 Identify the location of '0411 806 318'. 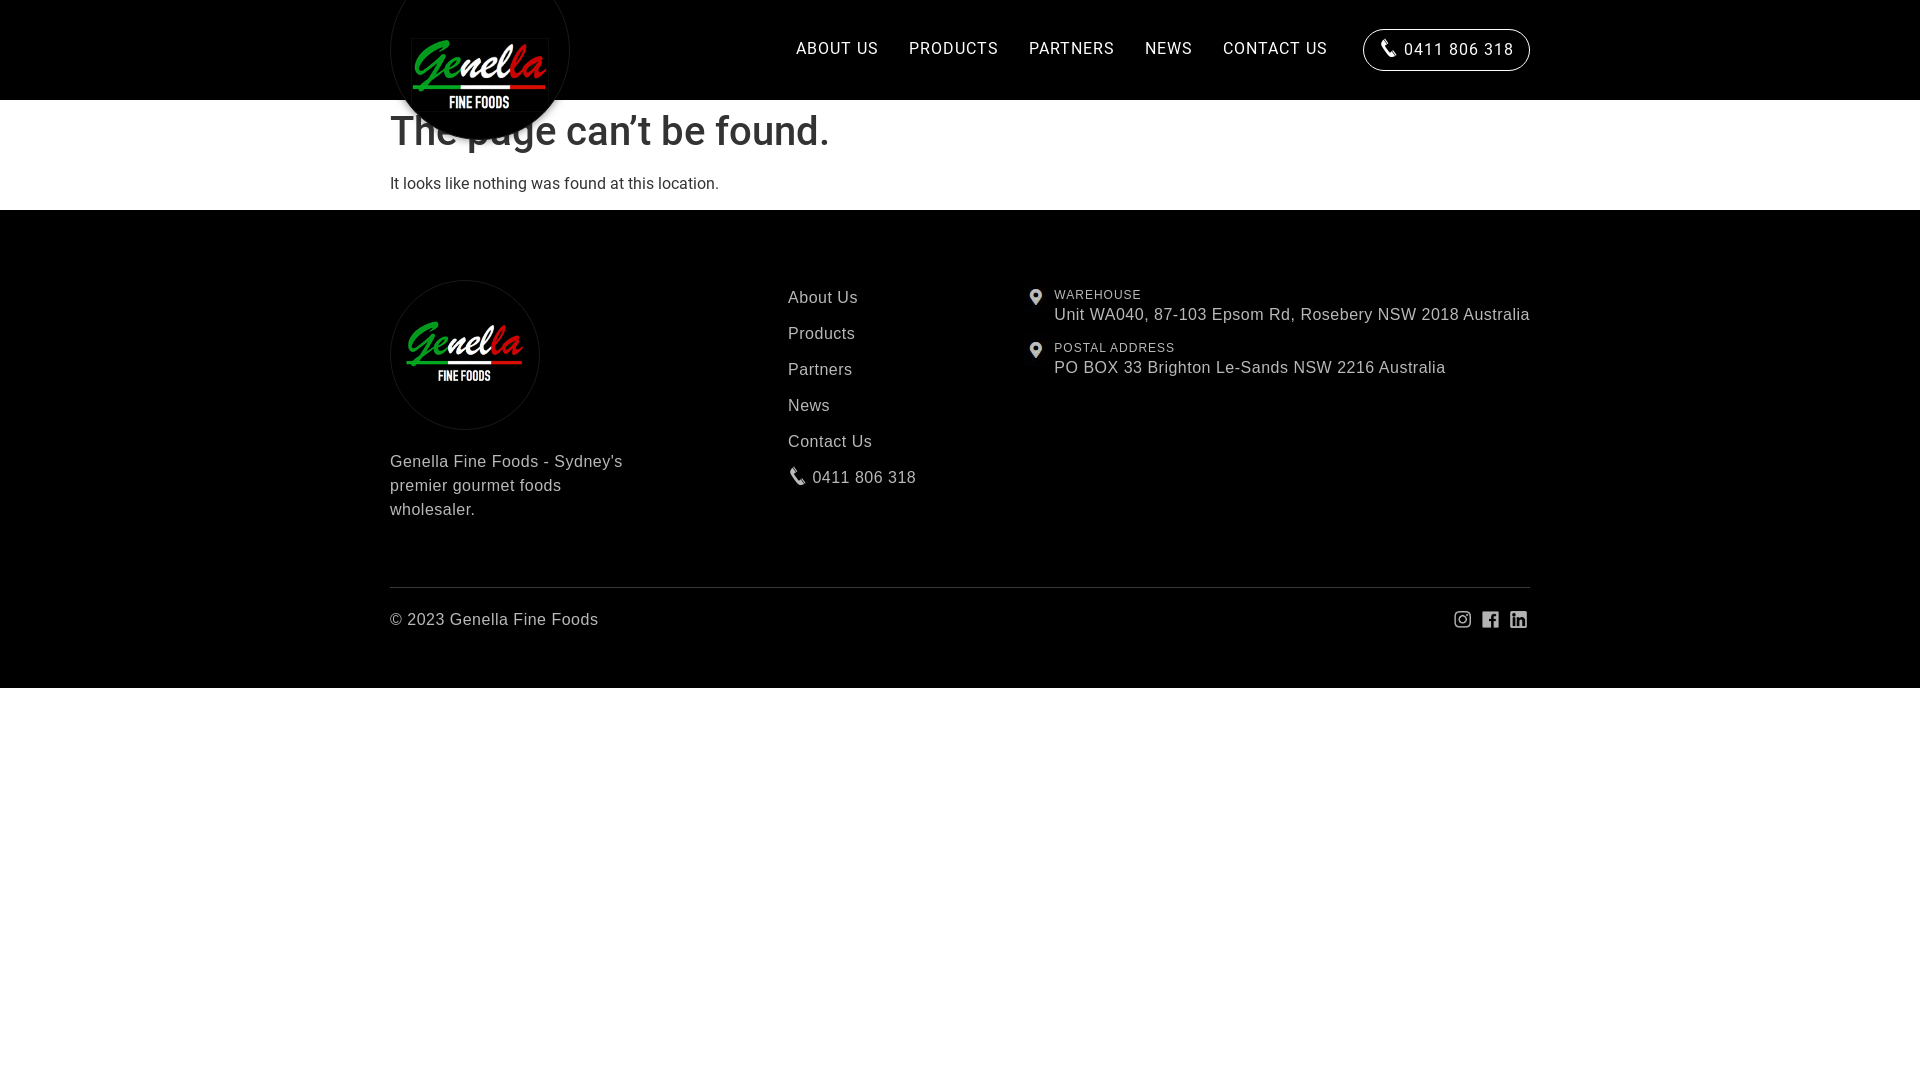
(1446, 49).